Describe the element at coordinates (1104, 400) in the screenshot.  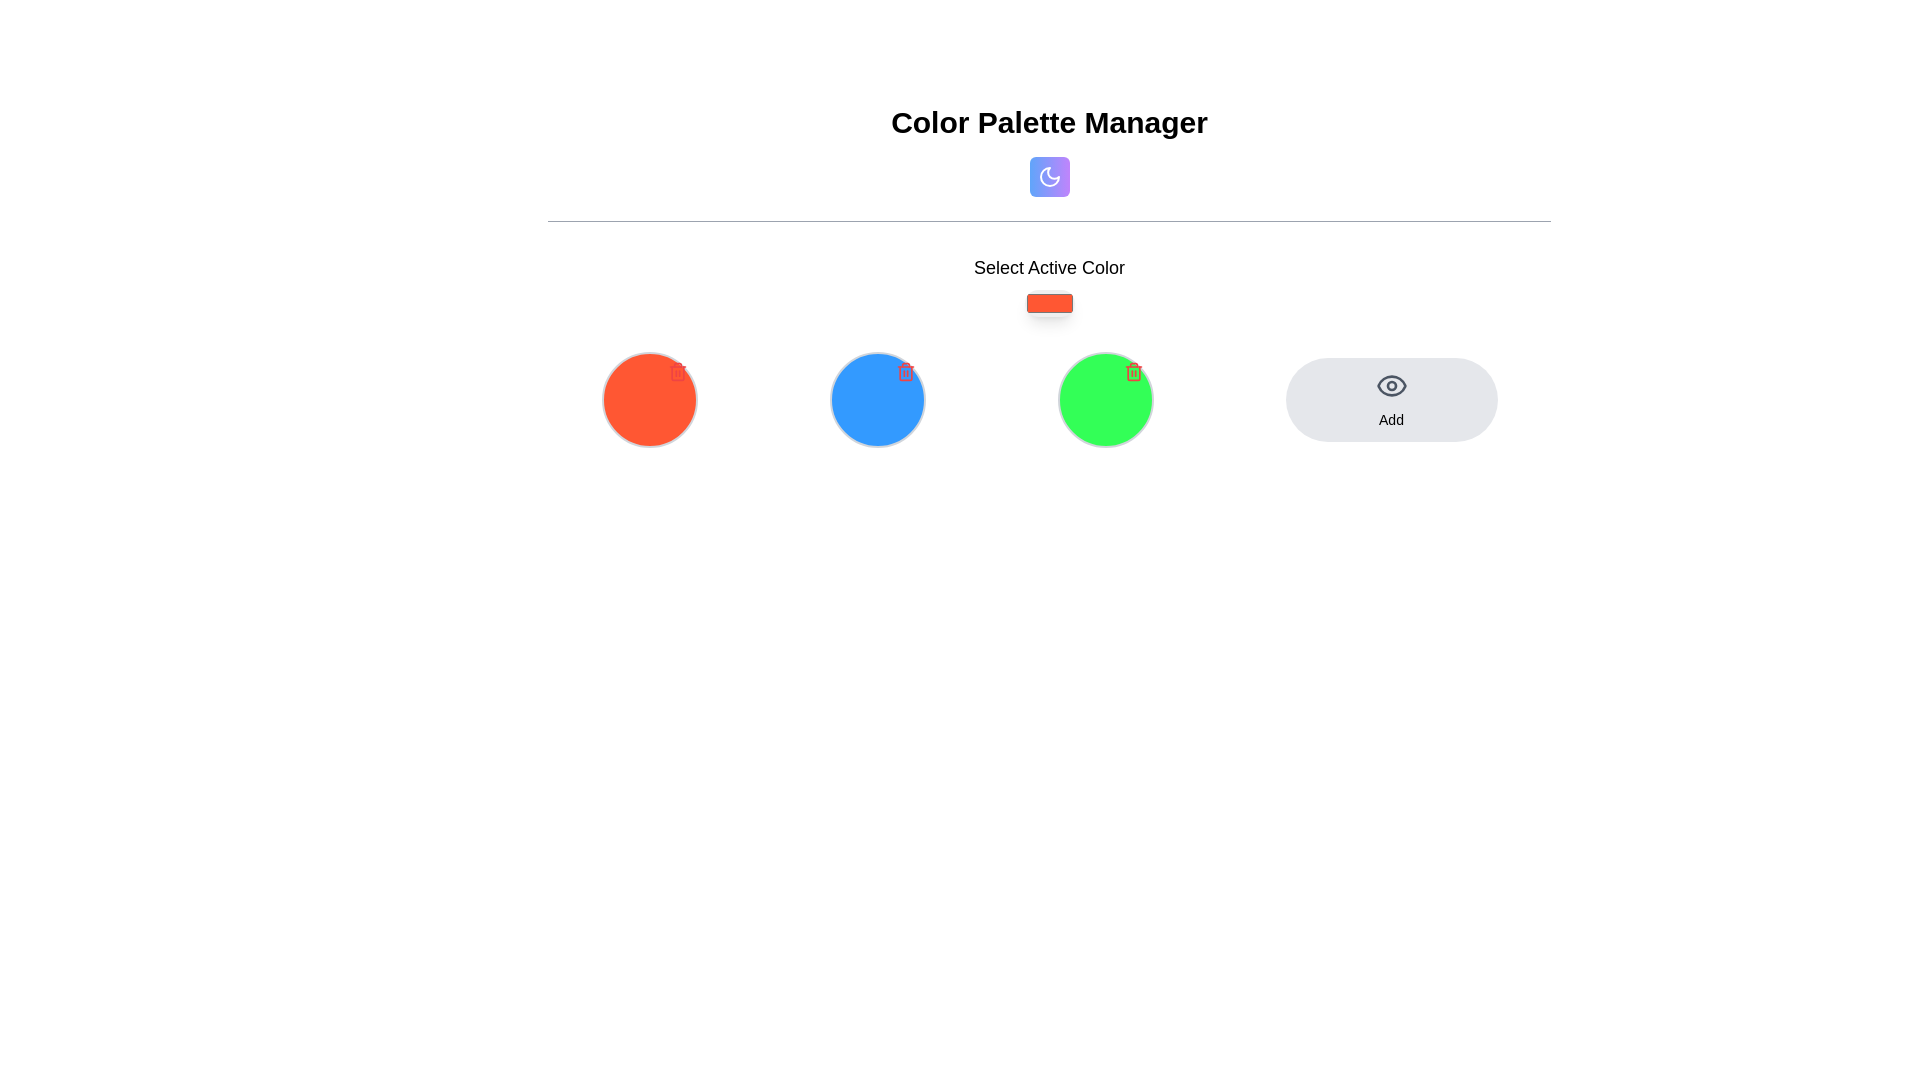
I see `the red 'trash' icon located at the top-right corner of the circular color selection with a green background` at that location.